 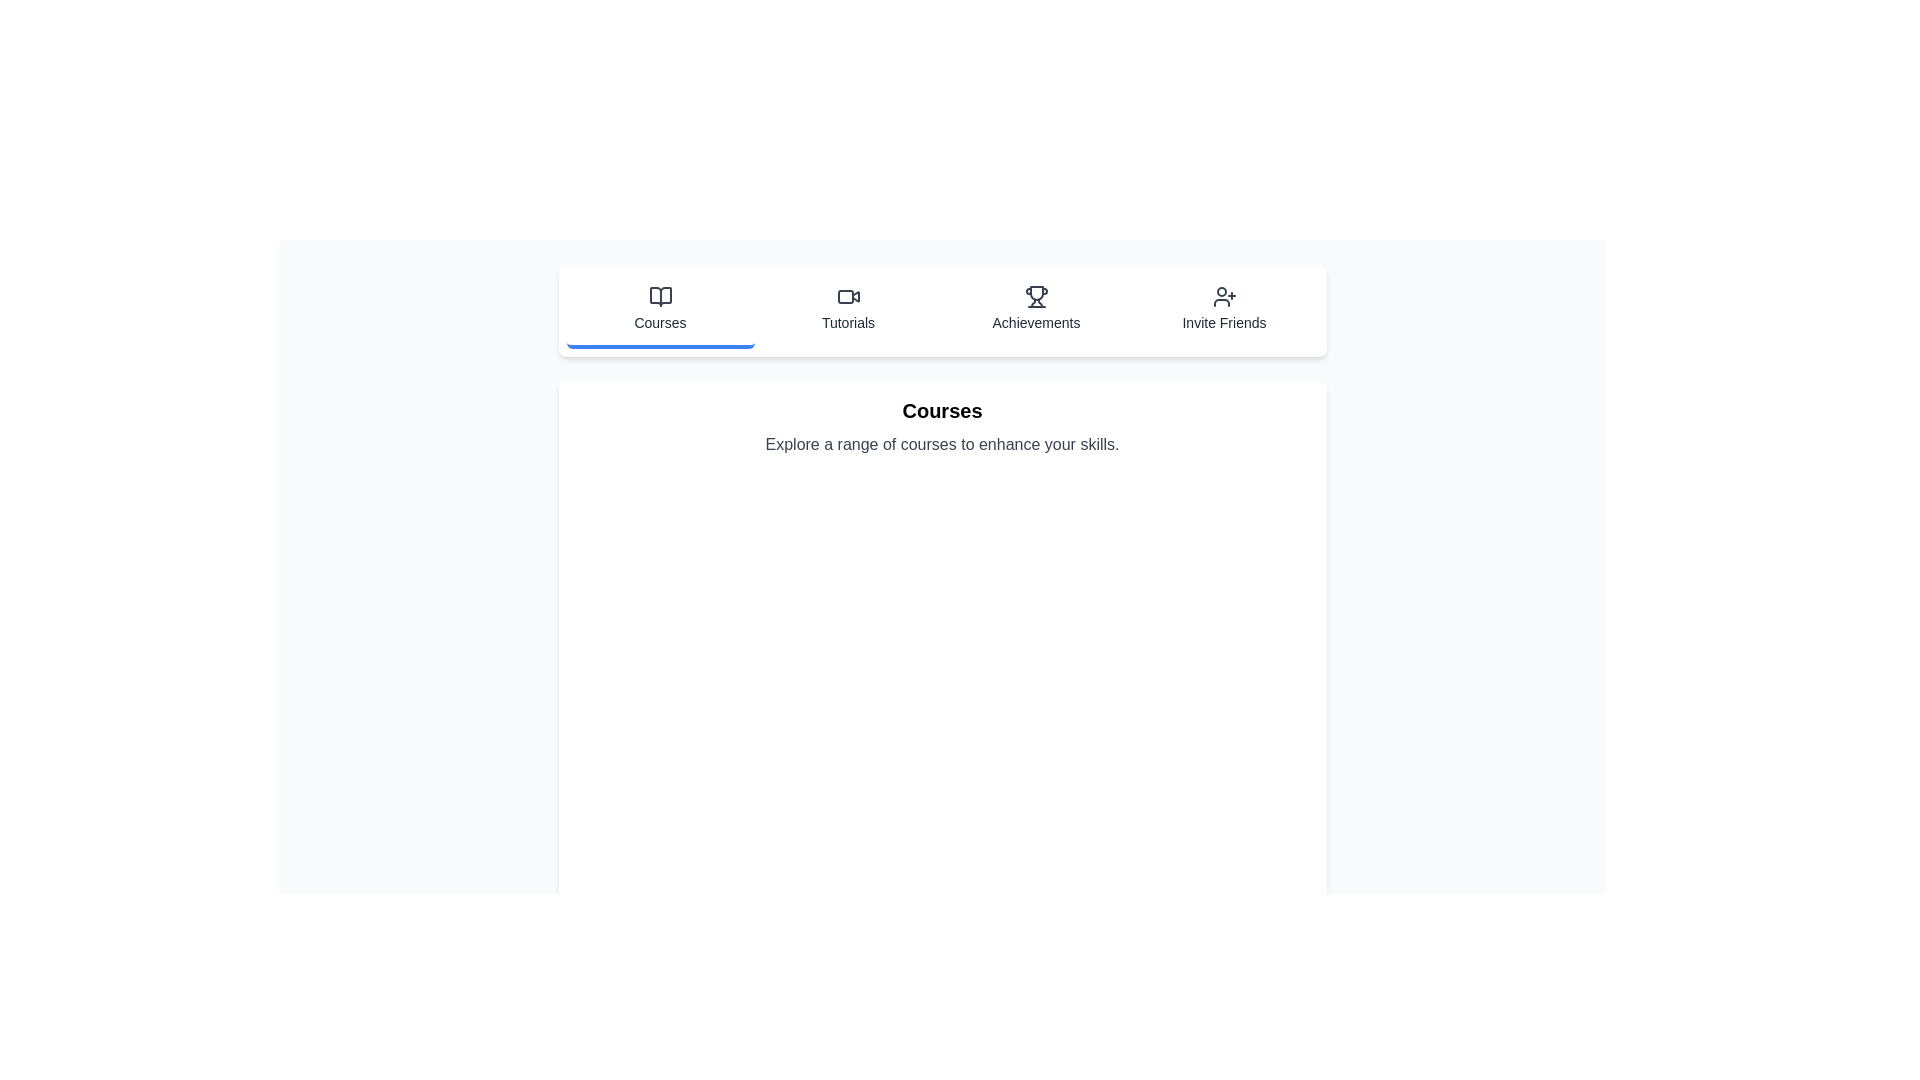 What do you see at coordinates (1036, 311) in the screenshot?
I see `the navigation button for achievements, which is the third button in a horizontal group of four buttons, located between the 'Tutorials' button and the 'Invite Friends' button` at bounding box center [1036, 311].